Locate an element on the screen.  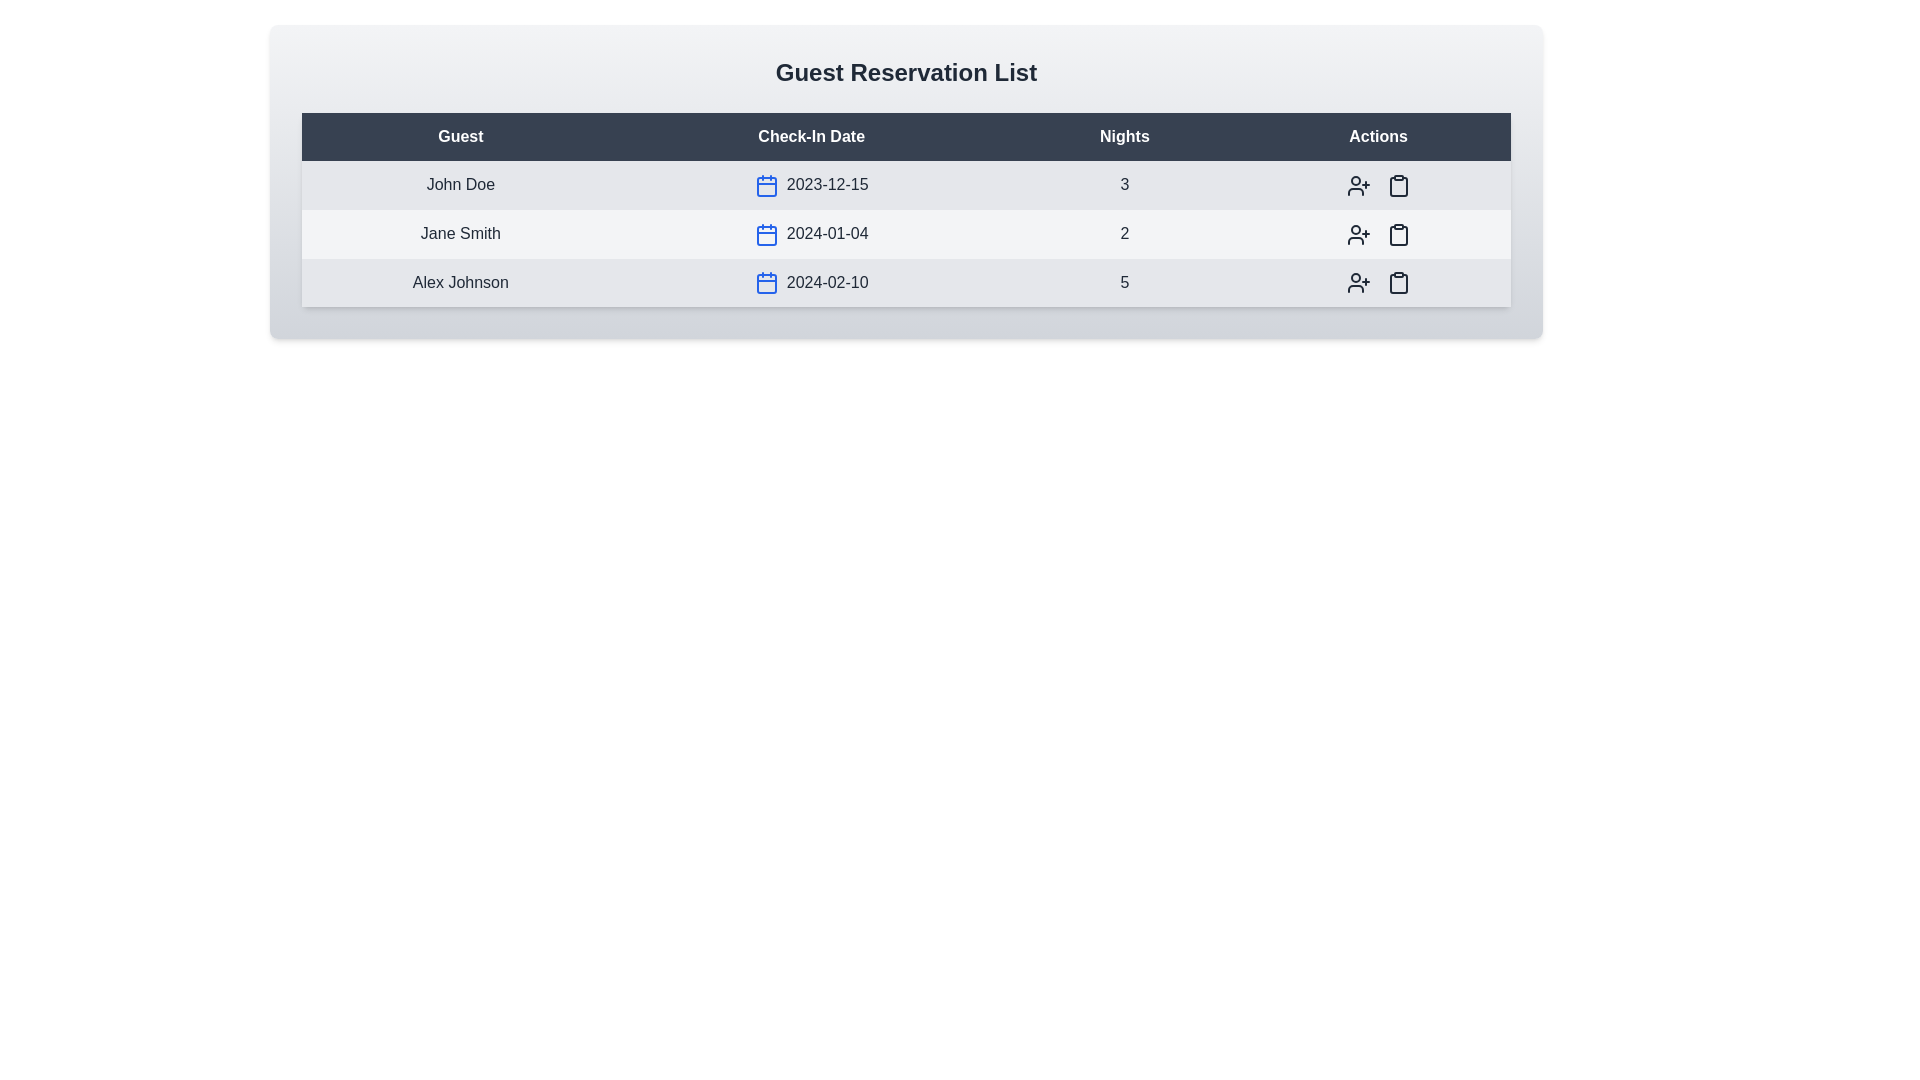
the small blue outlined calendar icon located in the second row of the table next to the date '2024-01-04' is located at coordinates (765, 233).